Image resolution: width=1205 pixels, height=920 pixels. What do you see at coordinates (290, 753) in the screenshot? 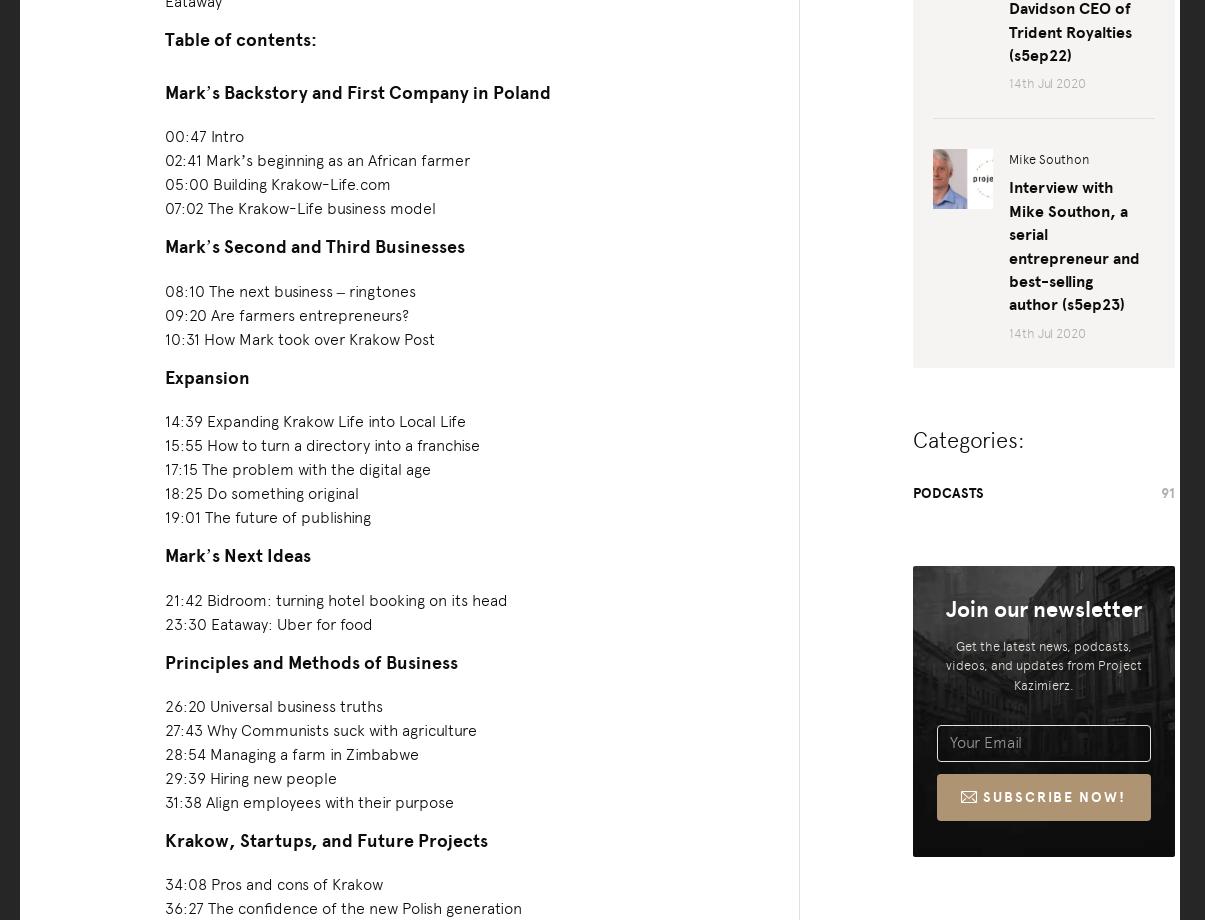
I see `'28:54 Managing a farm in Zimbabwe'` at bounding box center [290, 753].